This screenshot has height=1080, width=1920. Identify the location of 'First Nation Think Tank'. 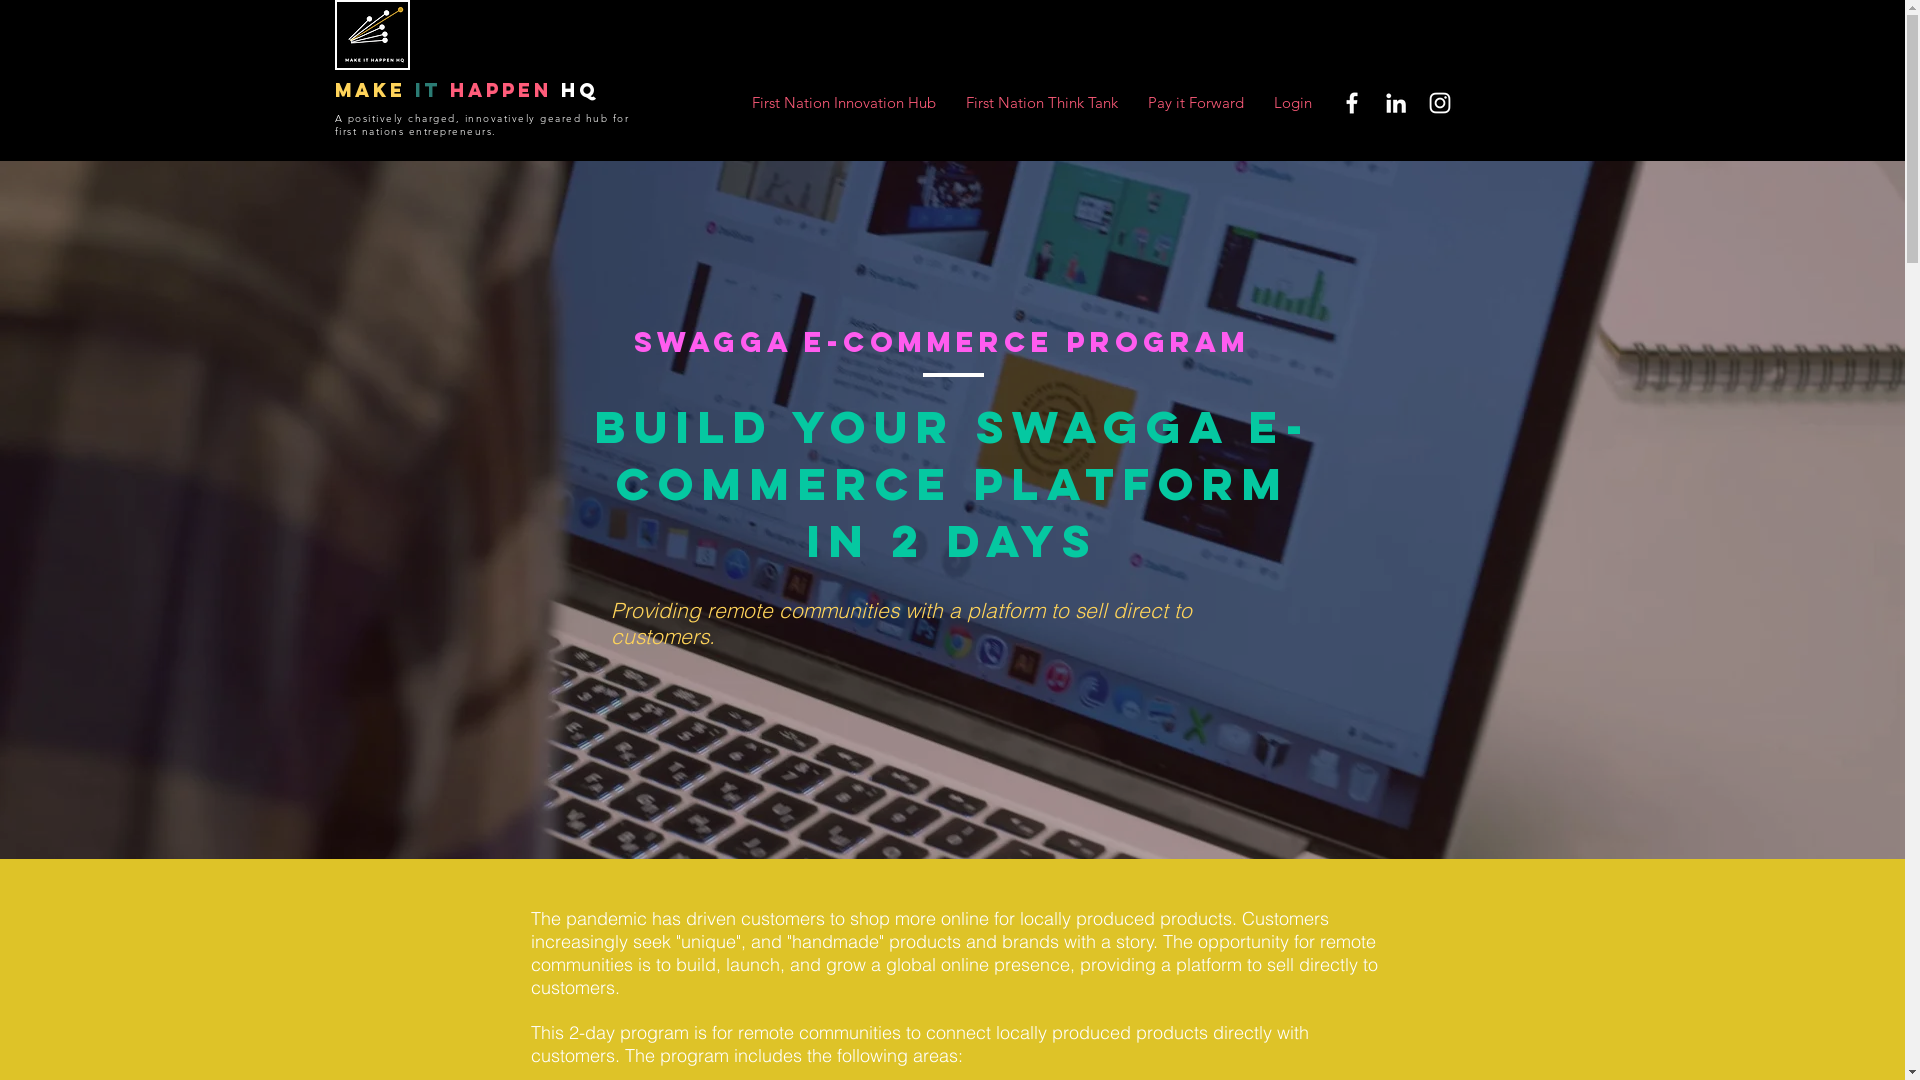
(1040, 103).